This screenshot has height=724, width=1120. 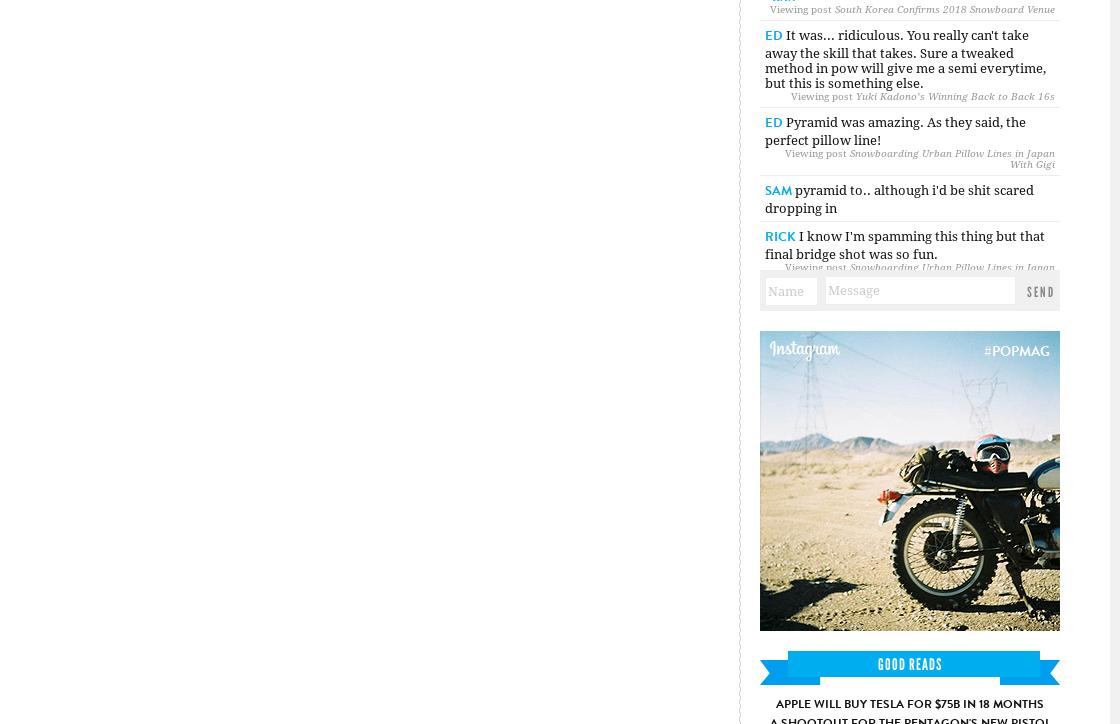 What do you see at coordinates (899, 199) in the screenshot?
I see `'pyramid to.. although i'd be shit scared dropping in'` at bounding box center [899, 199].